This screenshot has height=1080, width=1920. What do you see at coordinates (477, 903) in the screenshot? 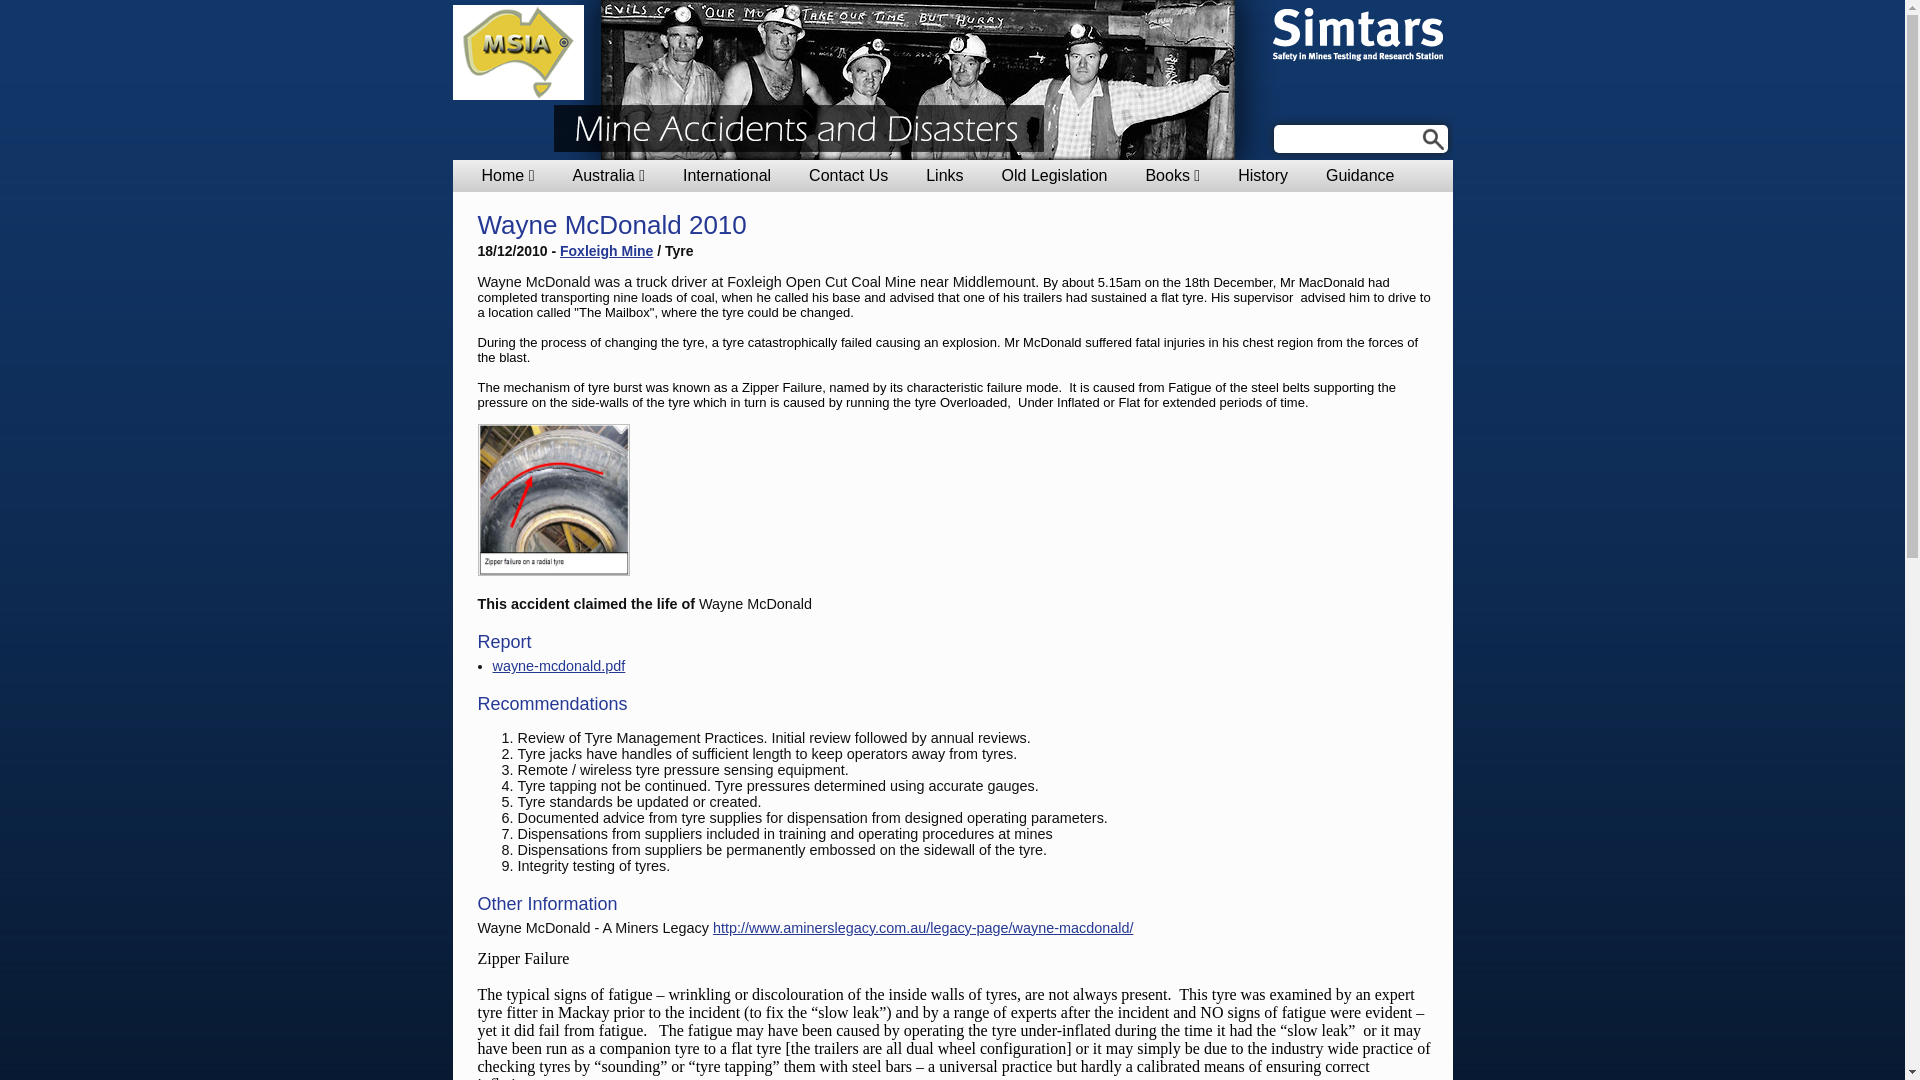
I see `'Other Information'` at bounding box center [477, 903].